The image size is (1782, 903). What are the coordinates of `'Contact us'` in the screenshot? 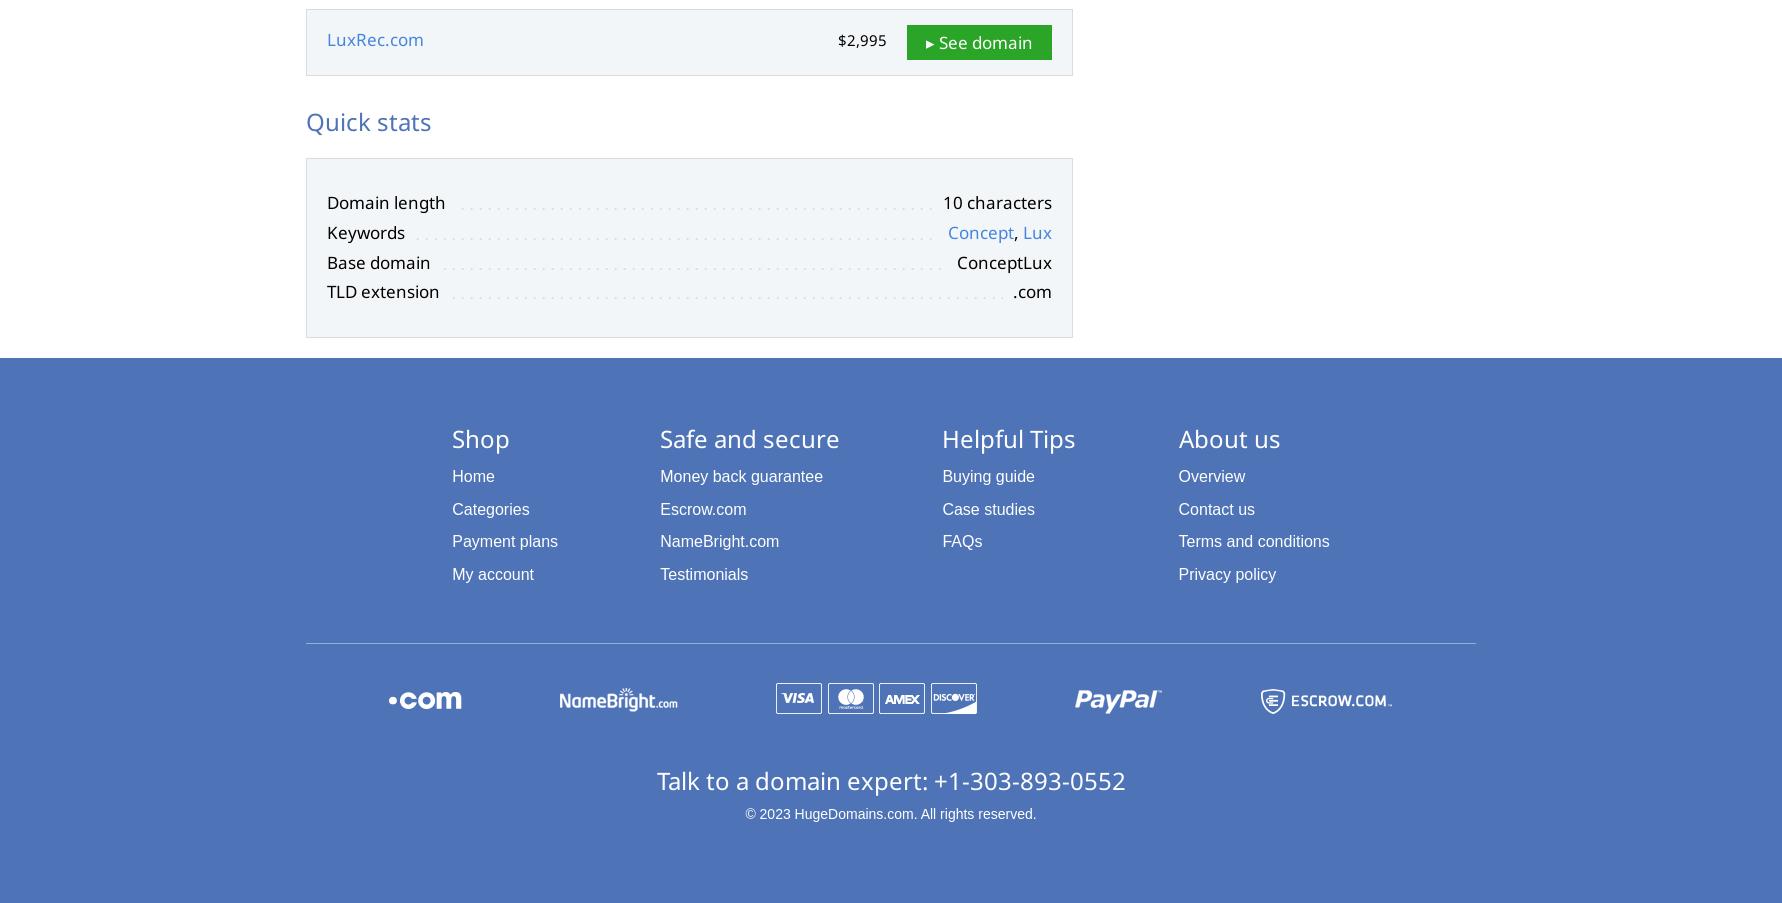 It's located at (1215, 508).